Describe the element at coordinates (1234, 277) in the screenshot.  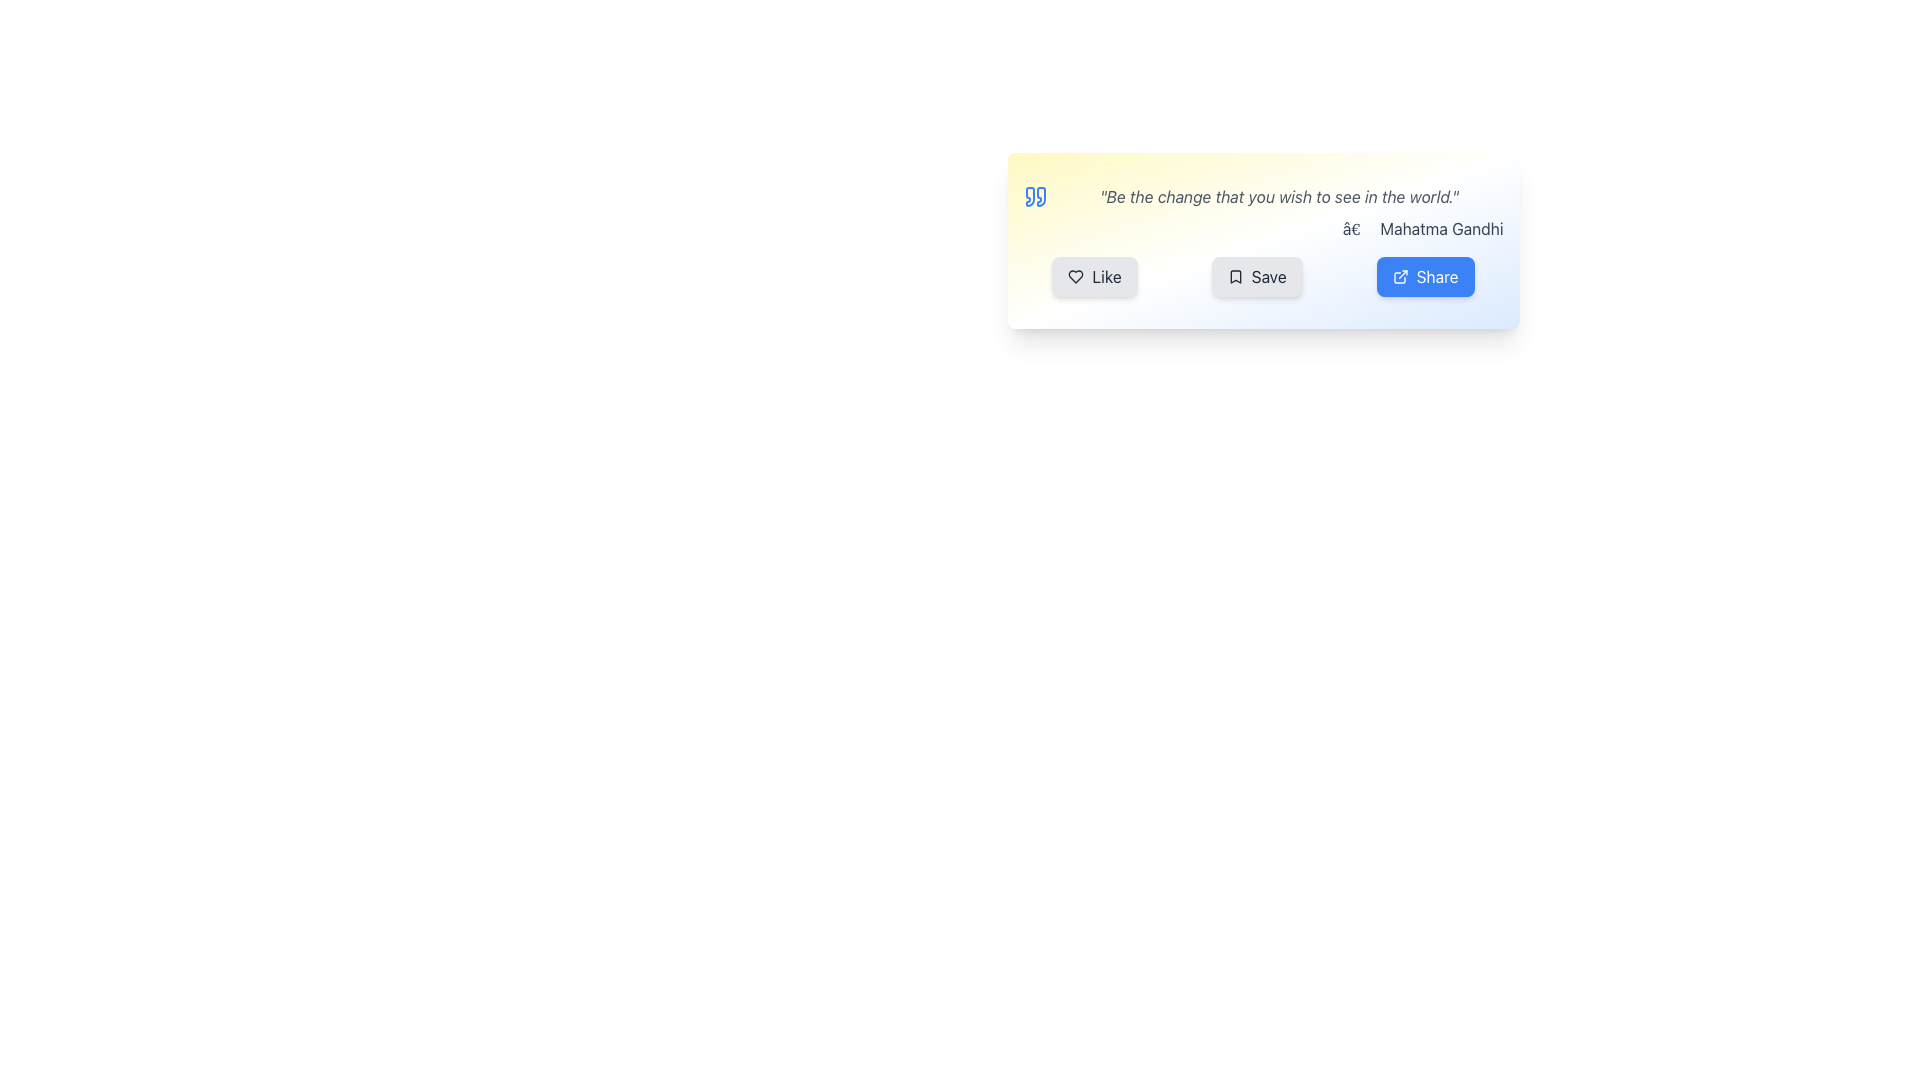
I see `the 'Save' button, which is part of a visual icon that allows users` at that location.